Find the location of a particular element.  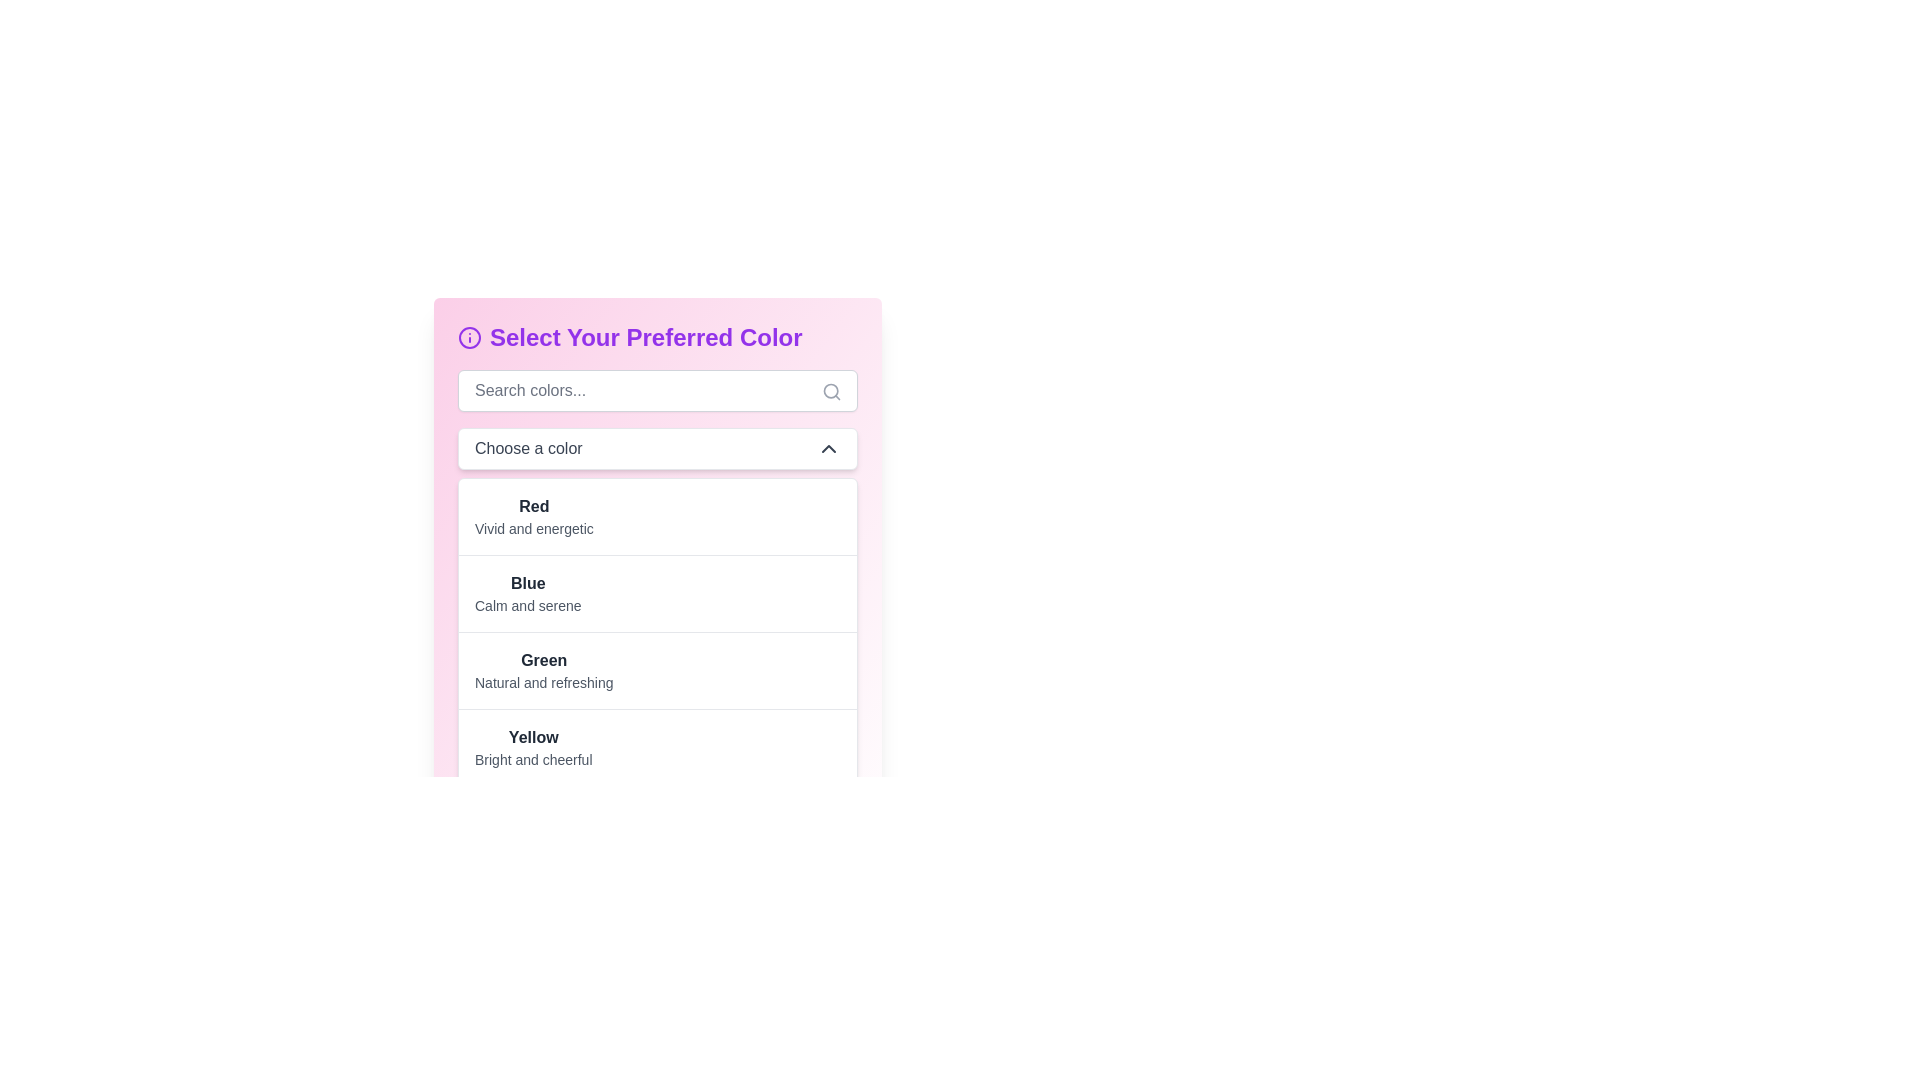

the list item in the color selection dropdown menu under 'Choose a color' is located at coordinates (657, 671).